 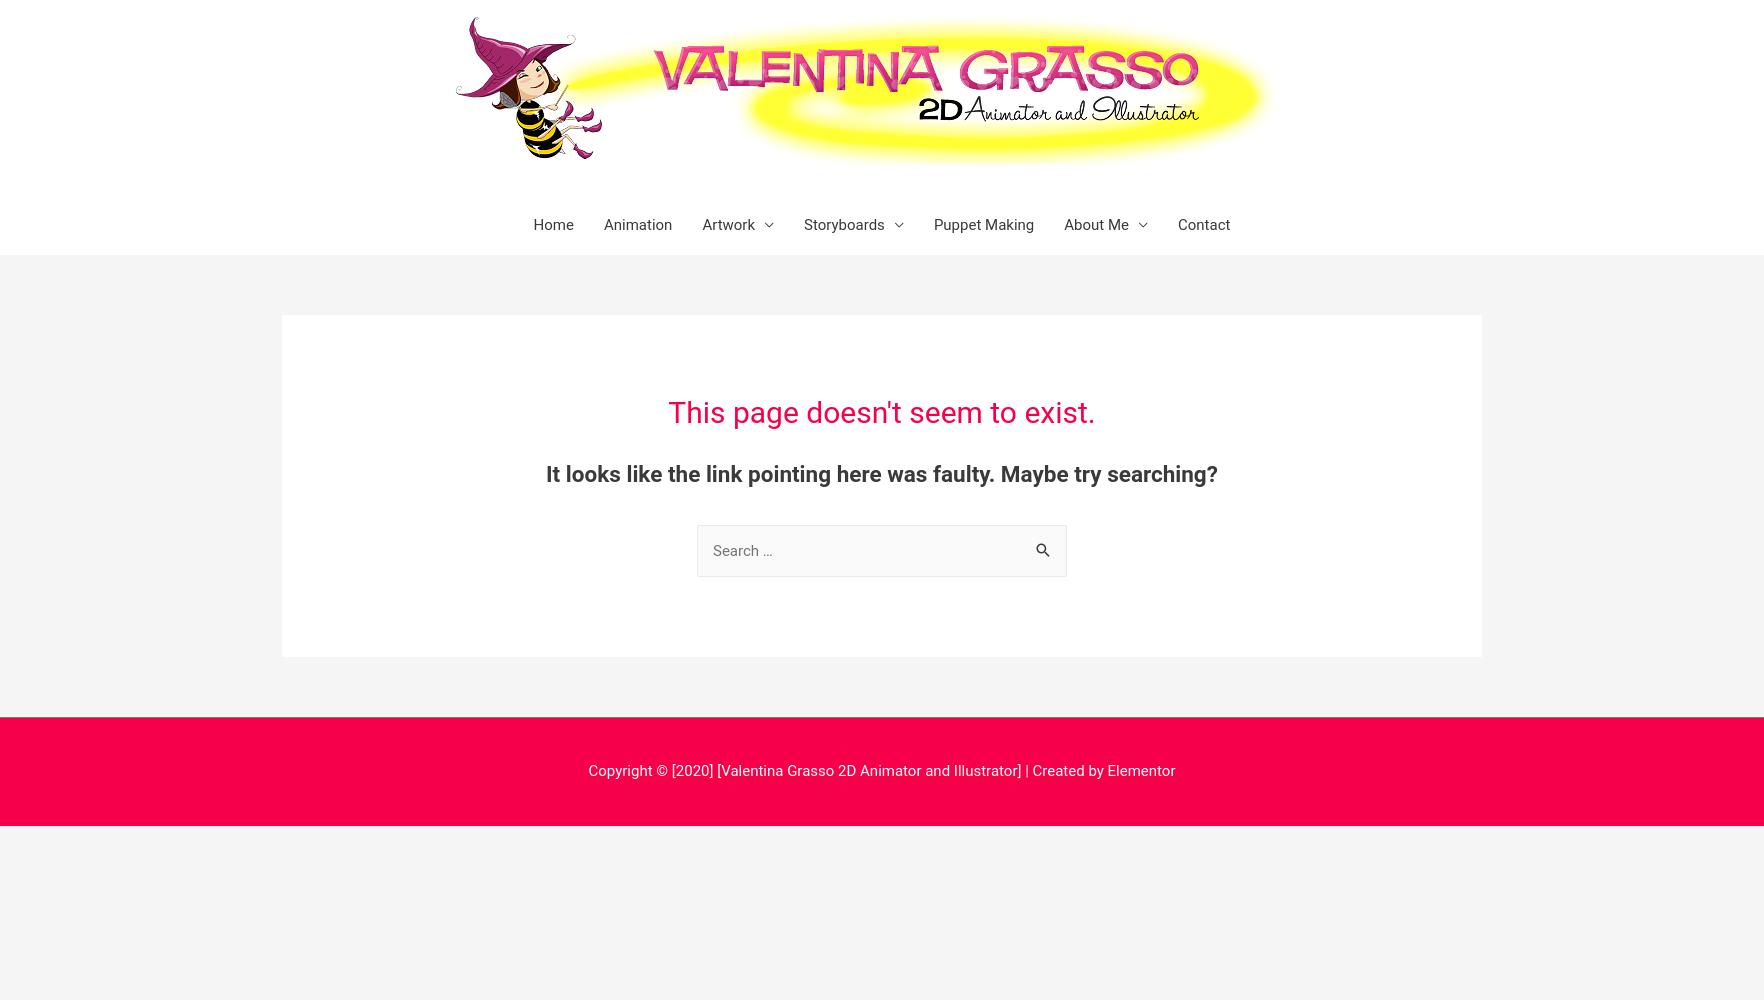 What do you see at coordinates (1095, 224) in the screenshot?
I see `'About Me'` at bounding box center [1095, 224].